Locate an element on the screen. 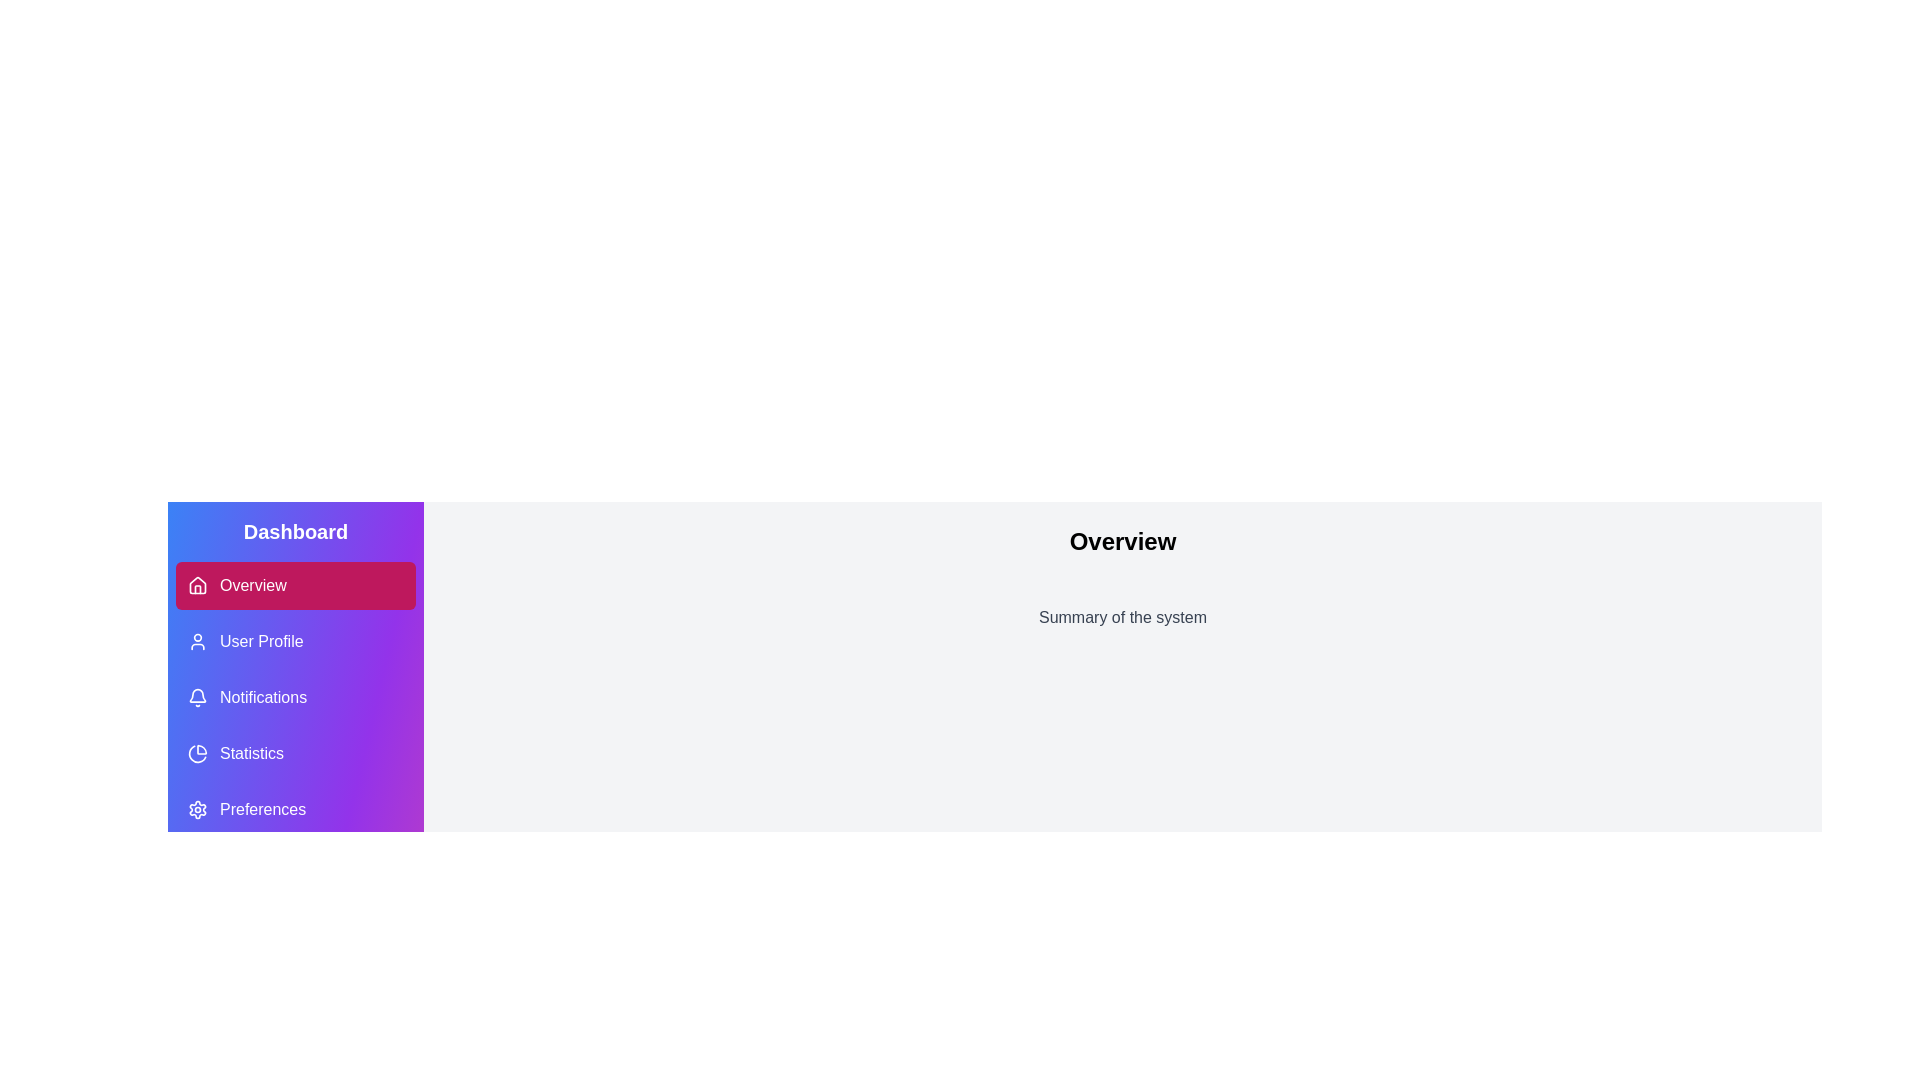  the user profile icon, which is a circular head and rectangular body icon styled with a light stroke, located in the vertical navigation menu next to the 'User Profile' text is located at coordinates (197, 641).